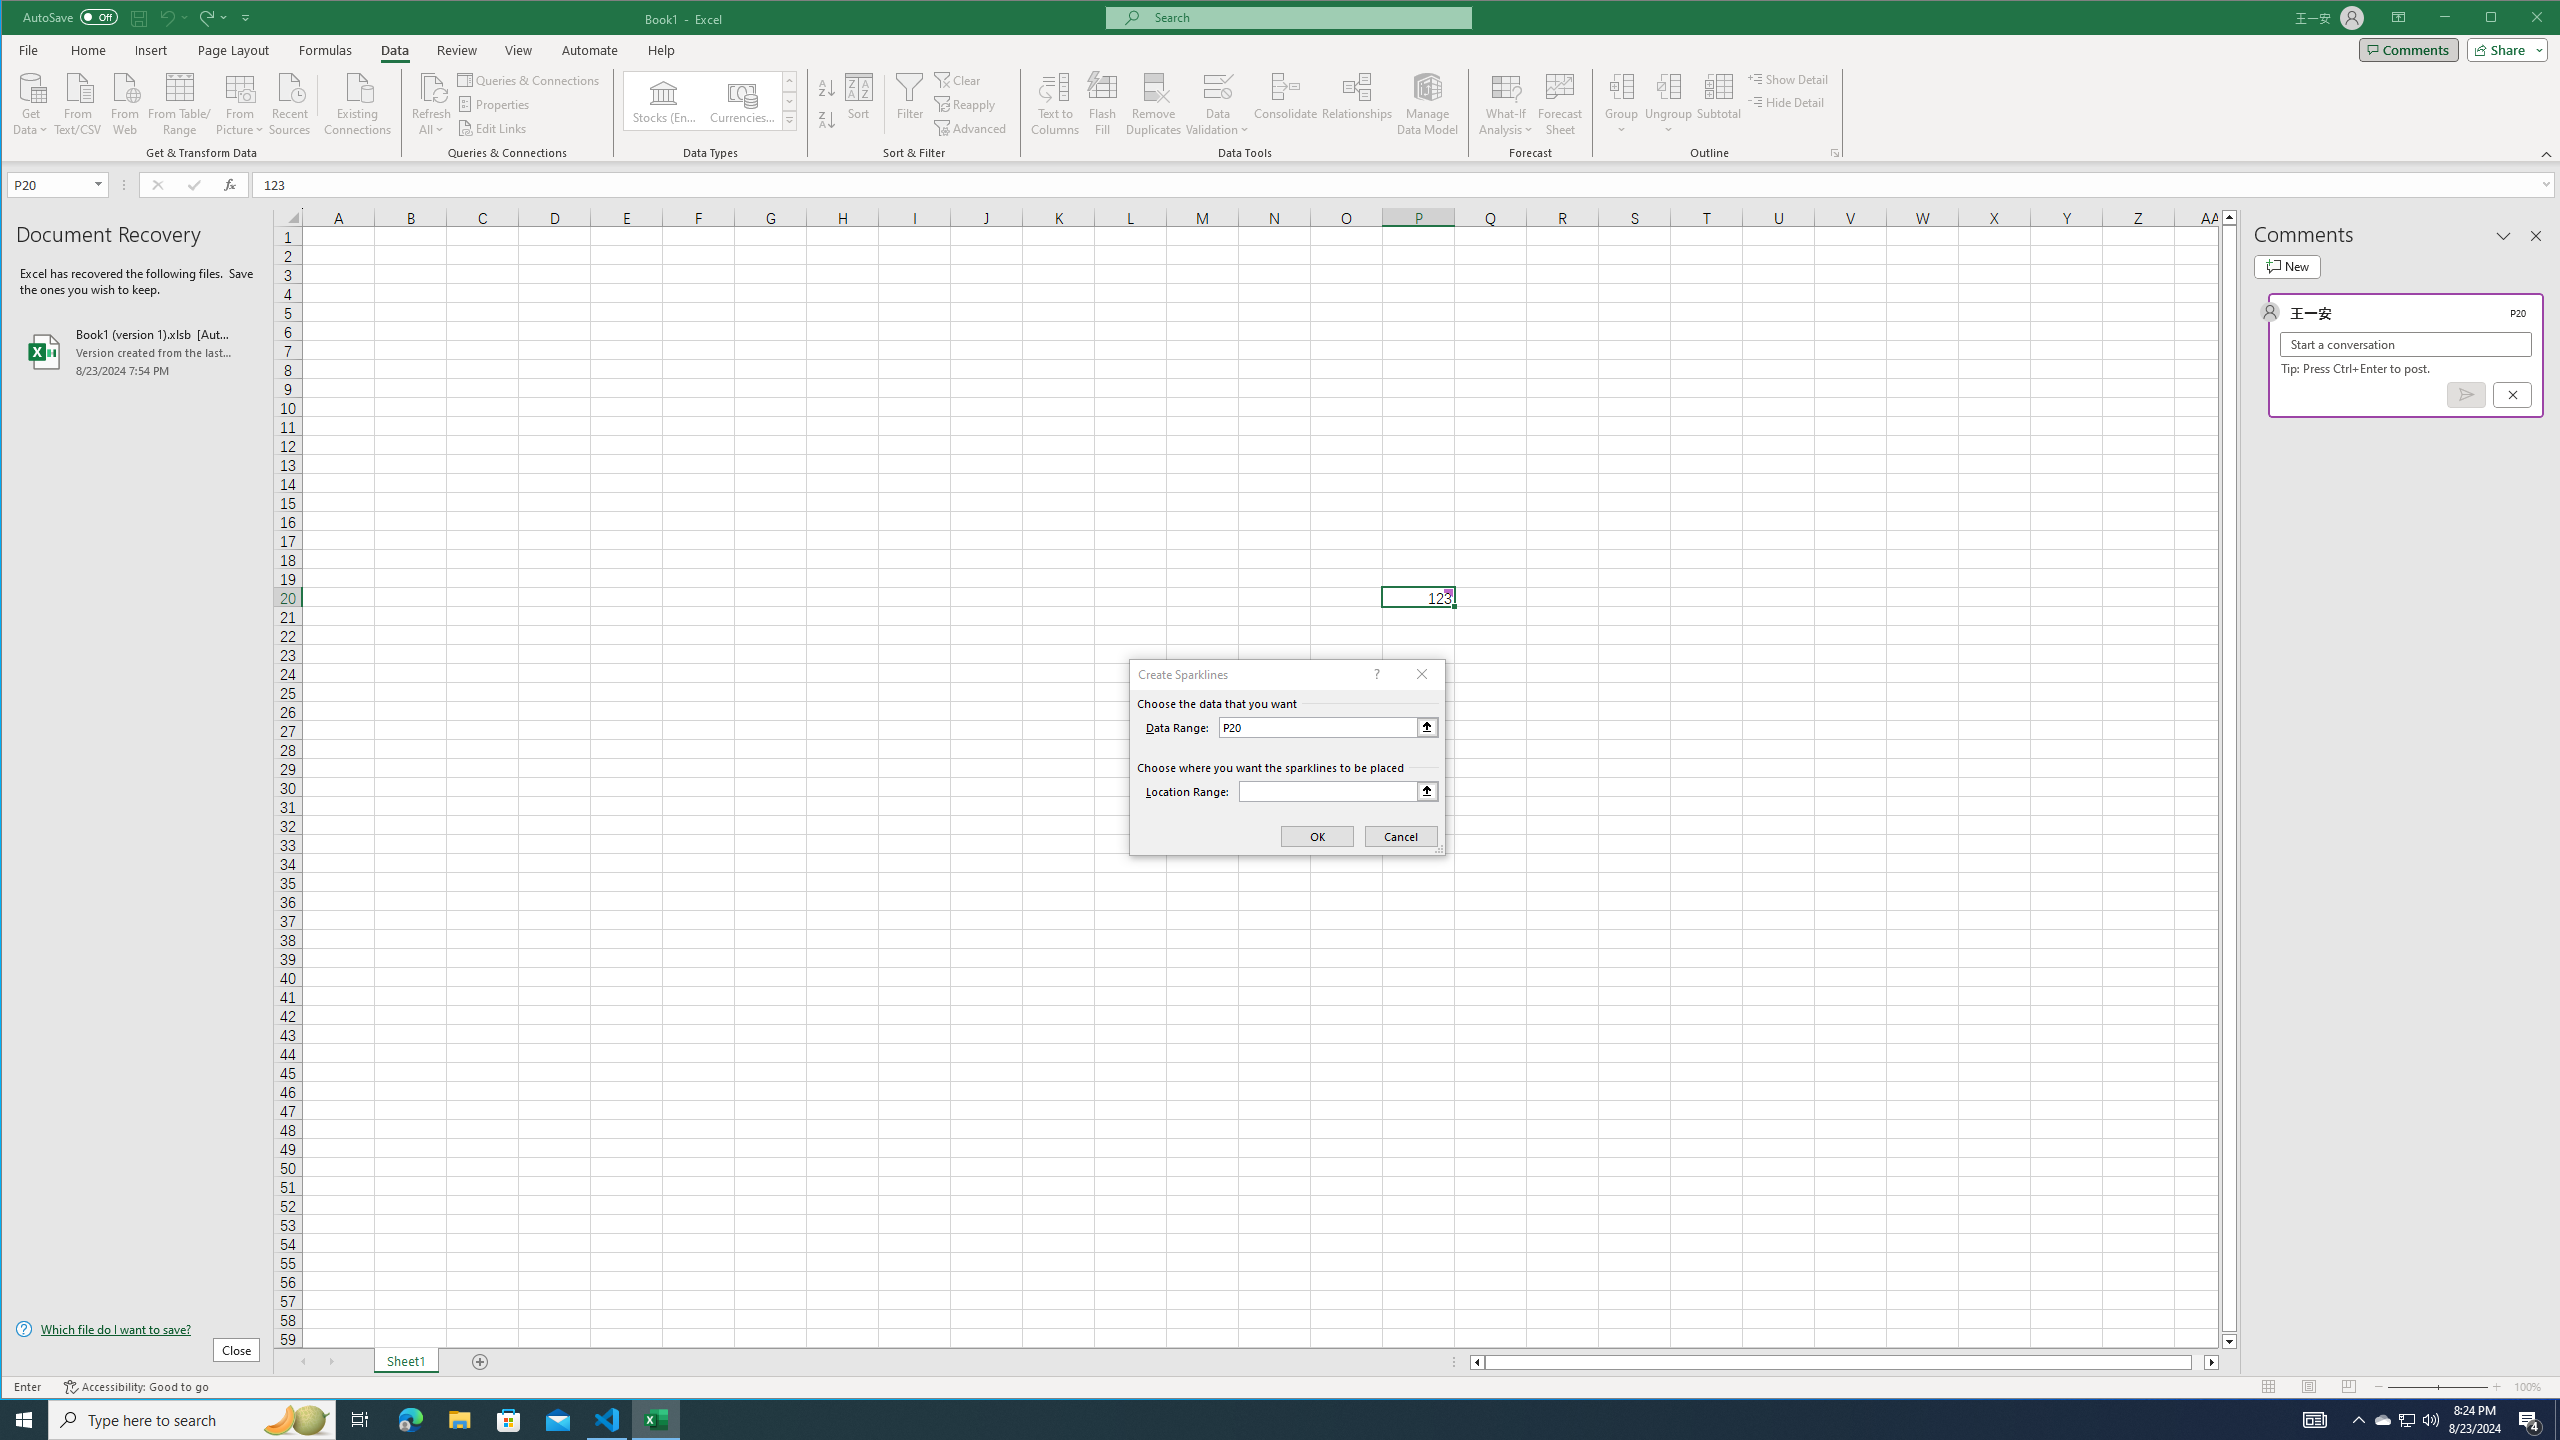 The width and height of the screenshot is (2560, 1440). I want to click on 'Relationships', so click(1357, 103).